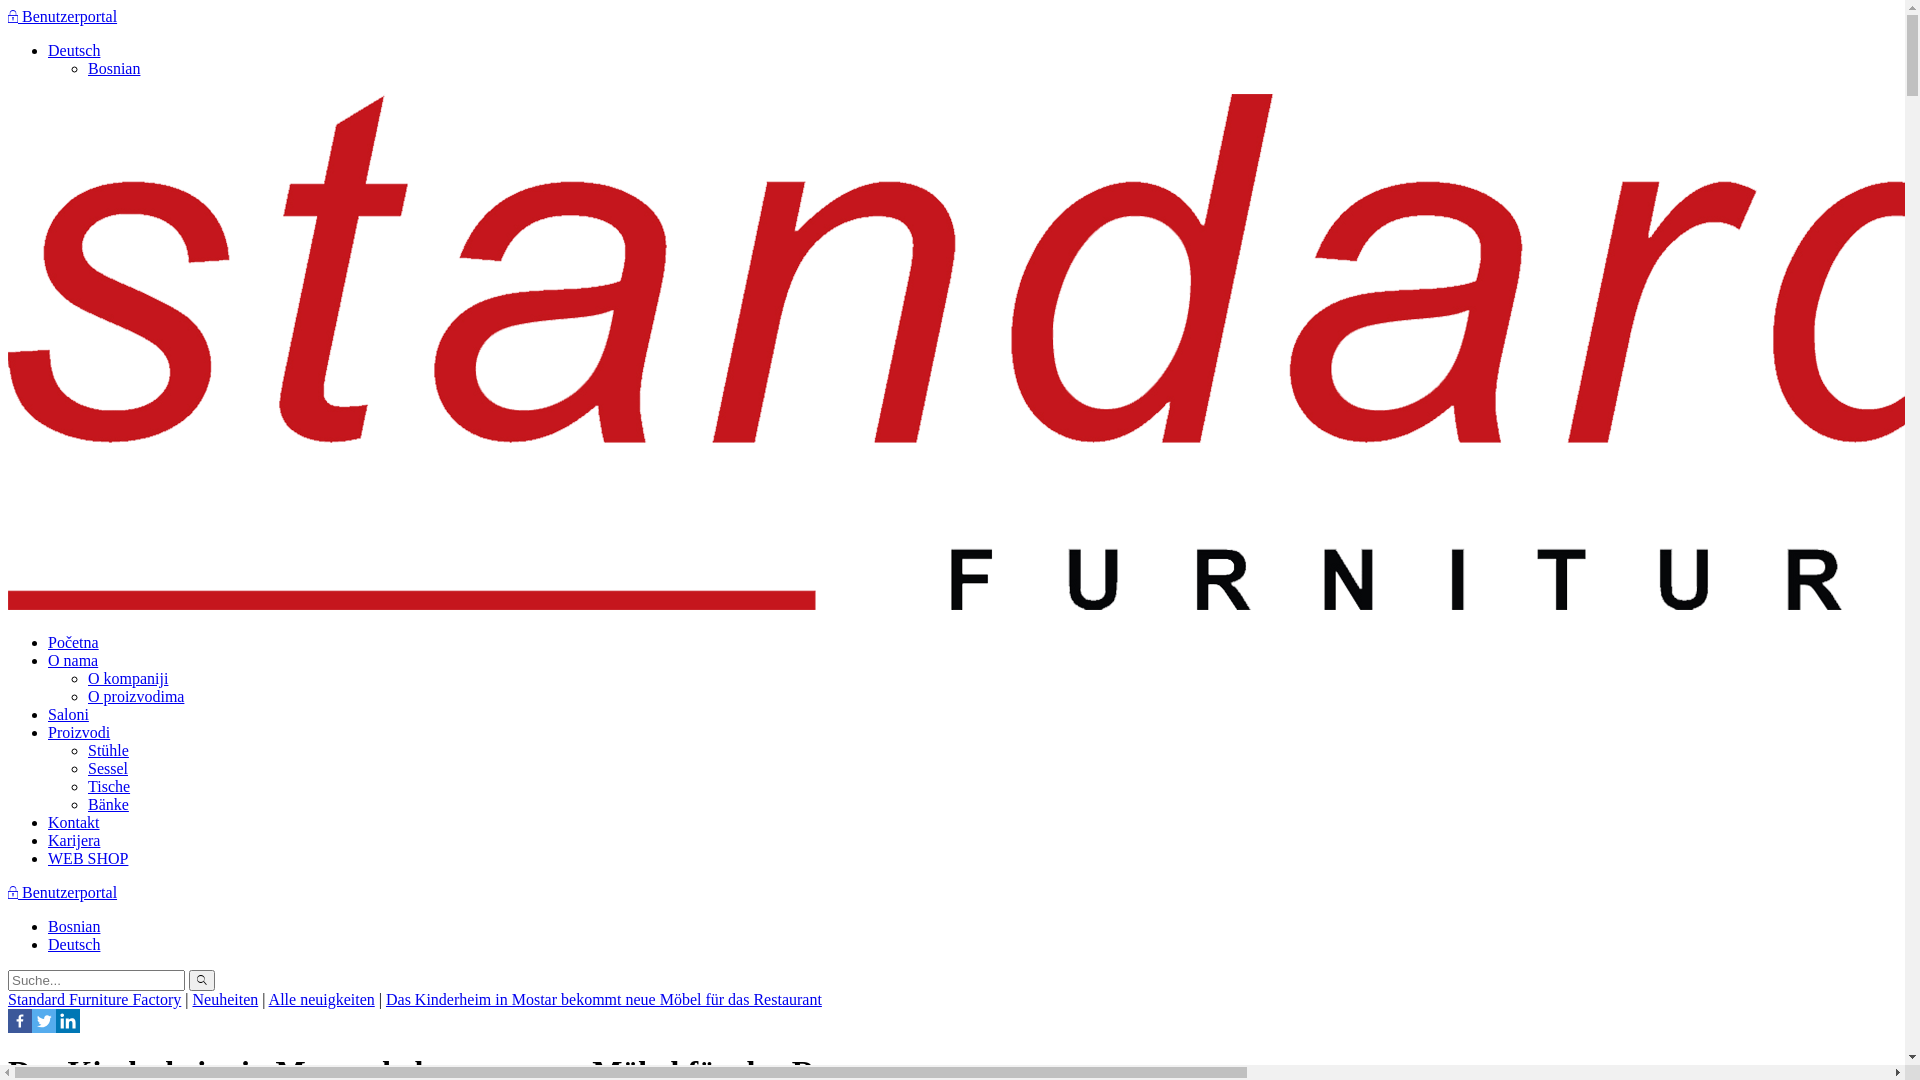  Describe the element at coordinates (78, 732) in the screenshot. I see `'Proizvodi'` at that location.